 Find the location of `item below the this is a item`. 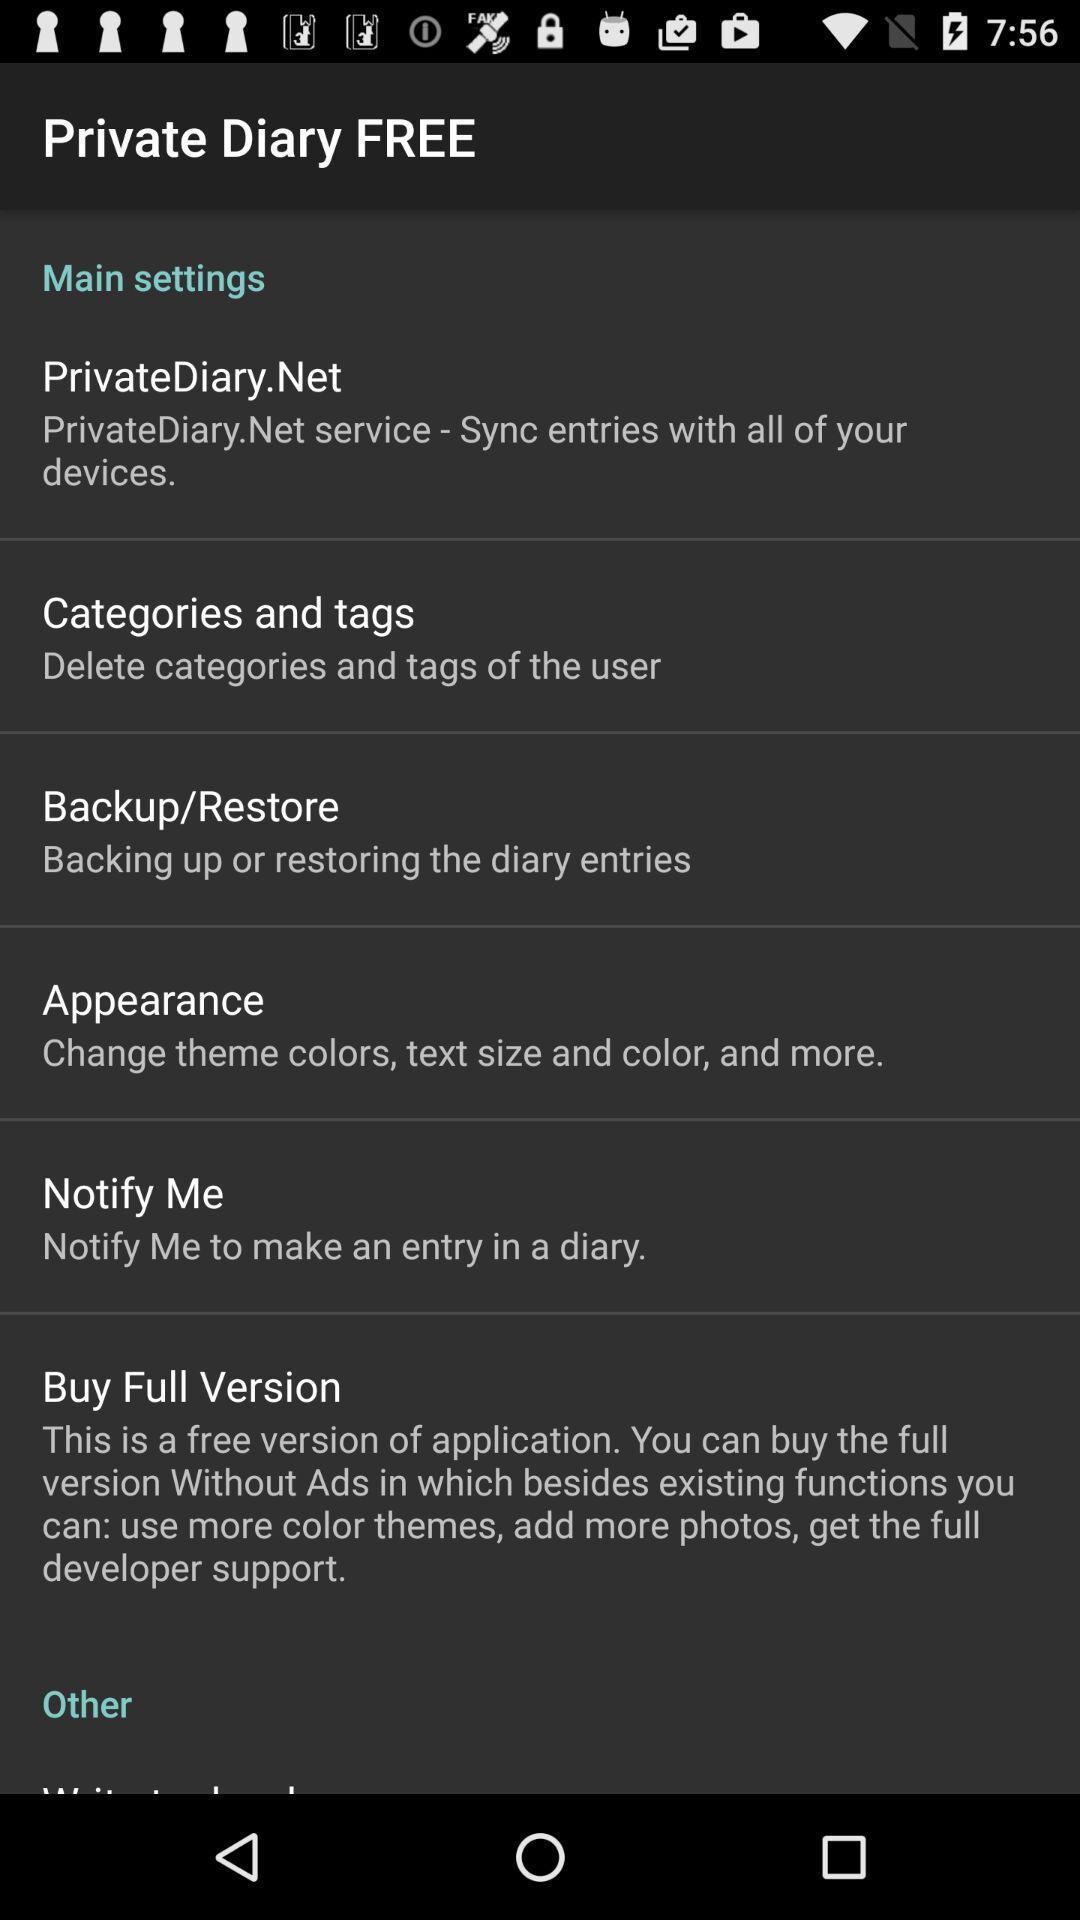

item below the this is a item is located at coordinates (540, 1681).